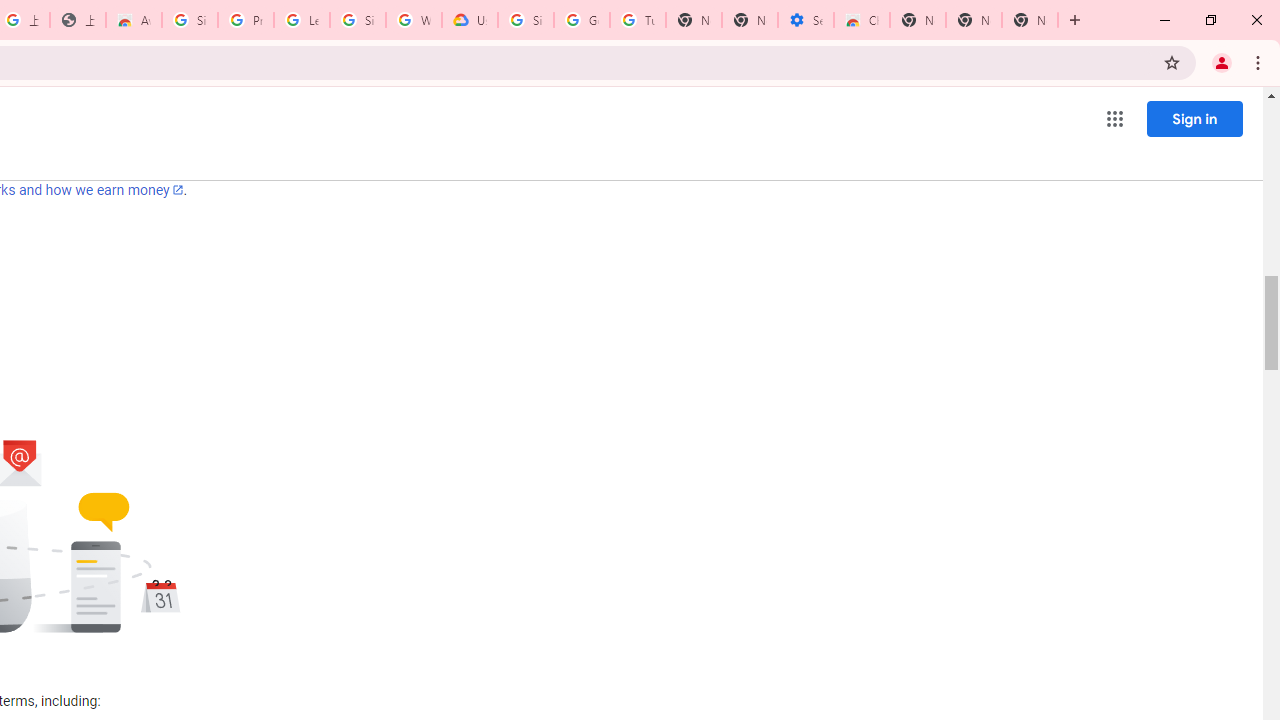 This screenshot has width=1280, height=720. What do you see at coordinates (1220, 61) in the screenshot?
I see `'You'` at bounding box center [1220, 61].